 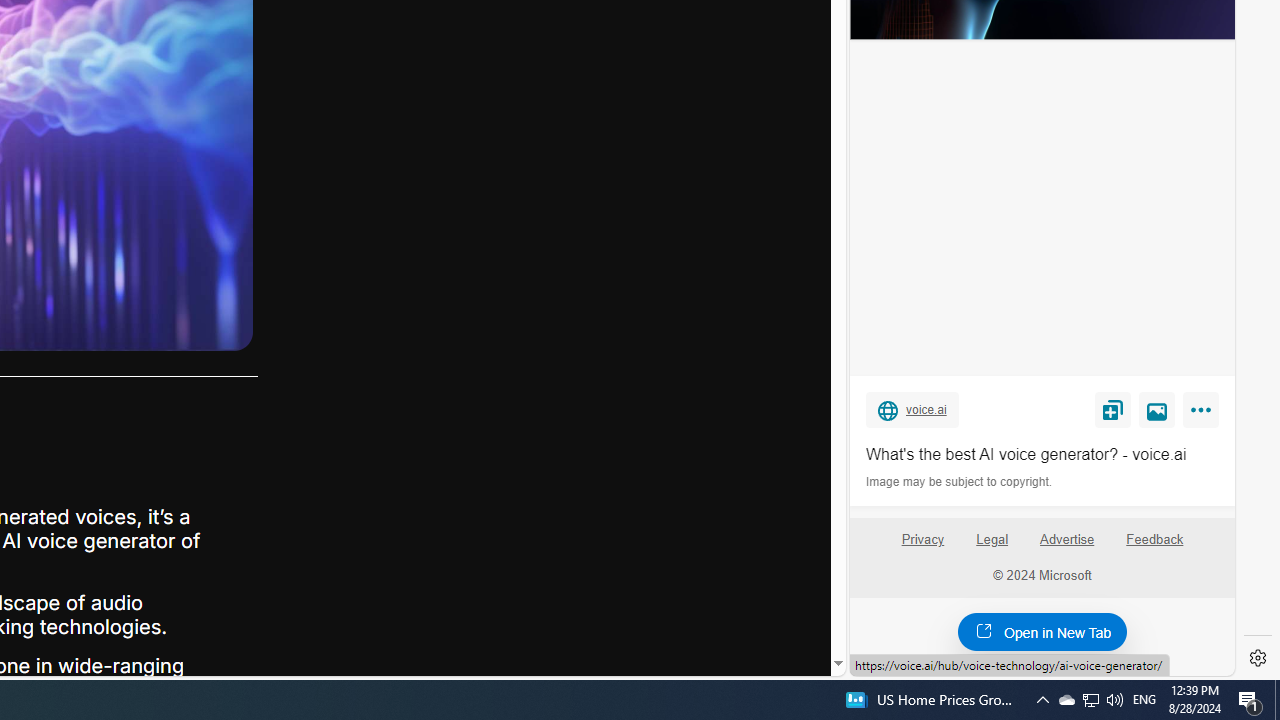 I want to click on 'Open in New Tab', so click(x=1041, y=631).